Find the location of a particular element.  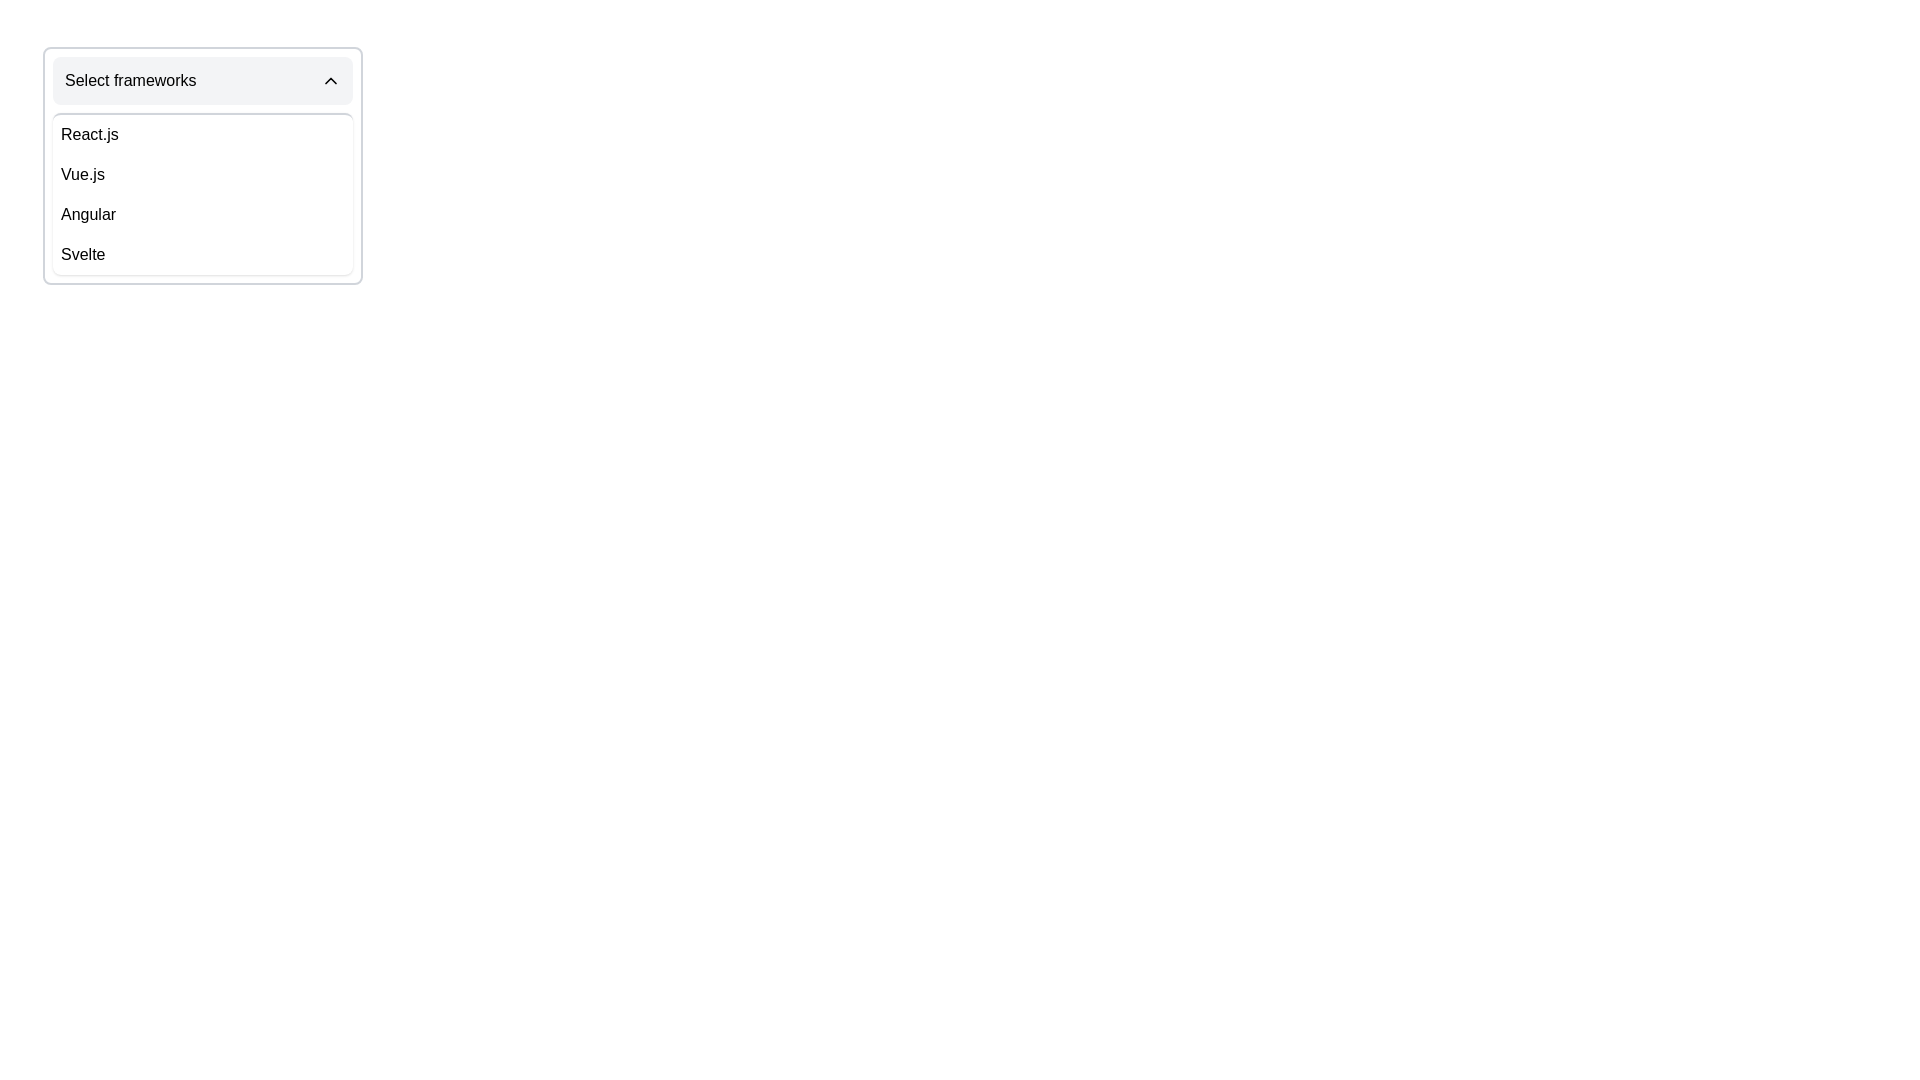

to select the second list item labeled 'Vue.js' in the dropdown menu is located at coordinates (202, 173).